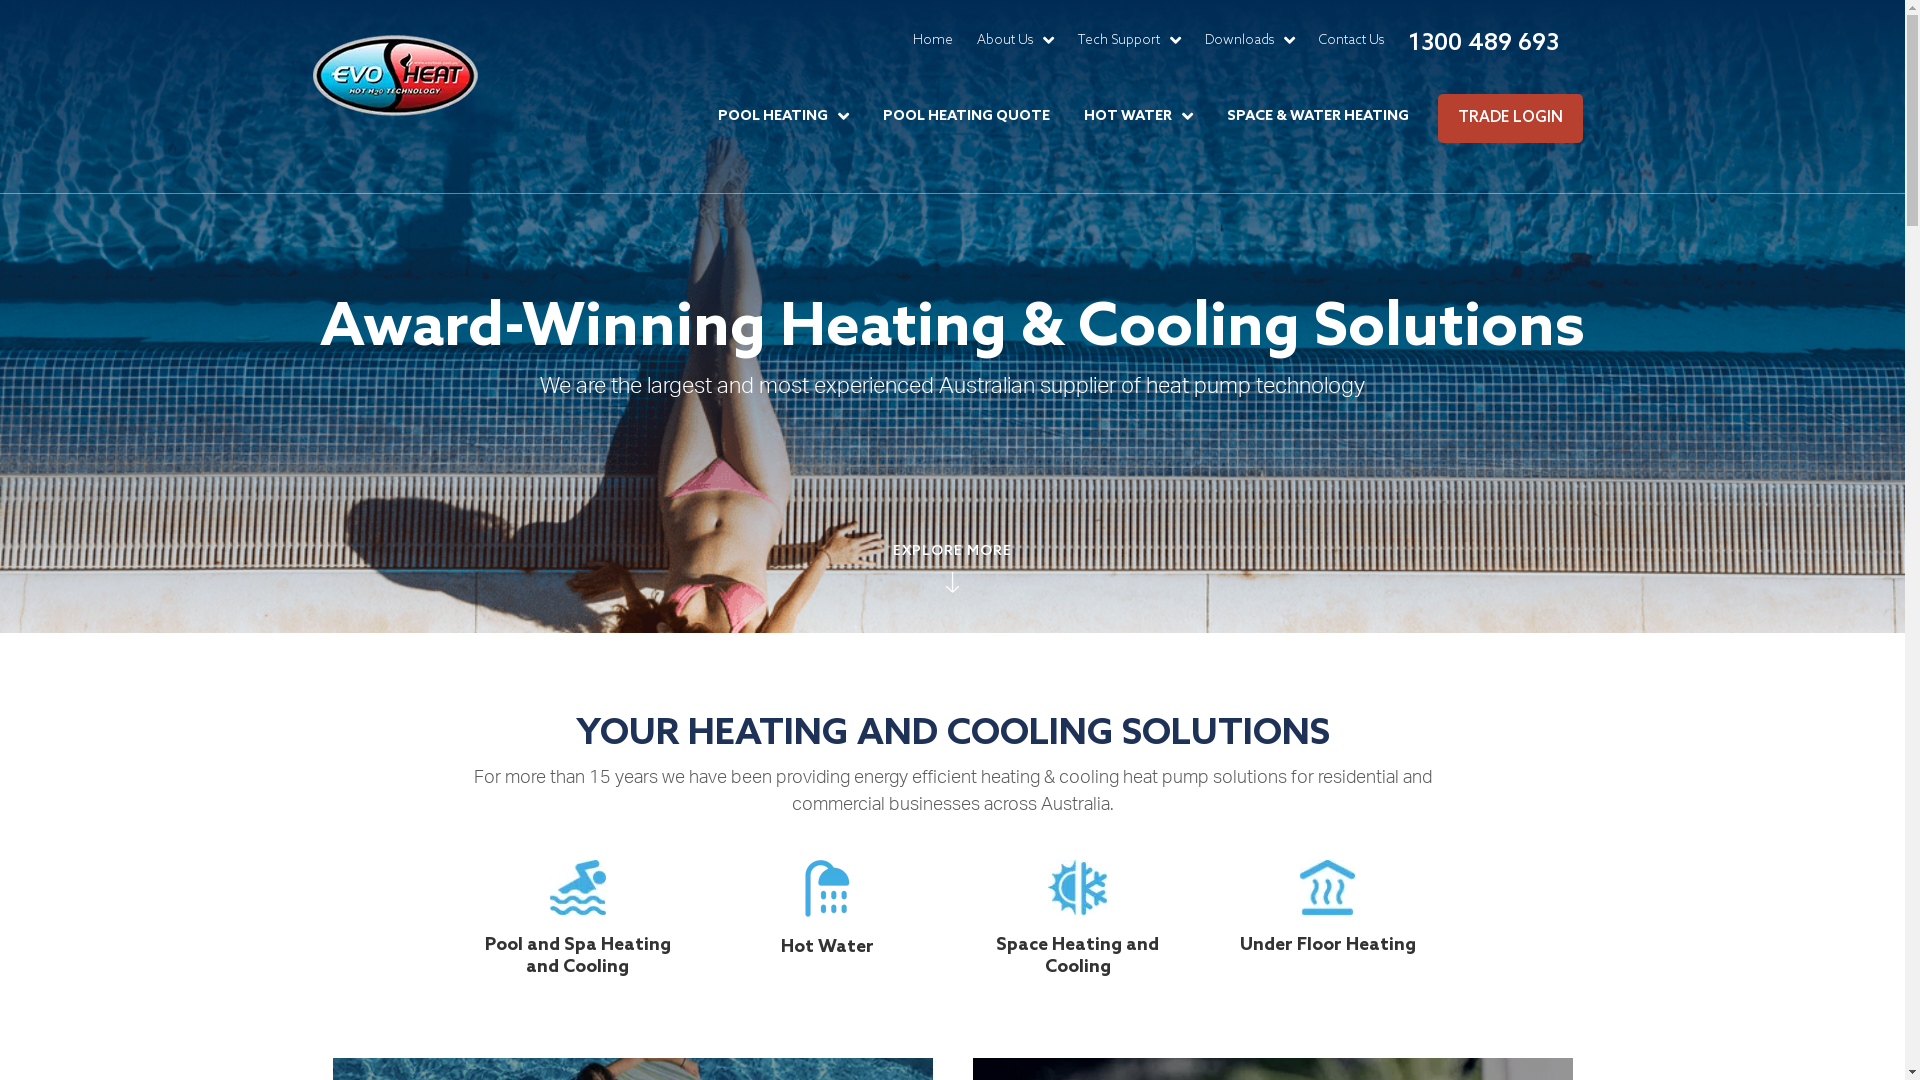  Describe the element at coordinates (782, 116) in the screenshot. I see `'POOL HEATING'` at that location.